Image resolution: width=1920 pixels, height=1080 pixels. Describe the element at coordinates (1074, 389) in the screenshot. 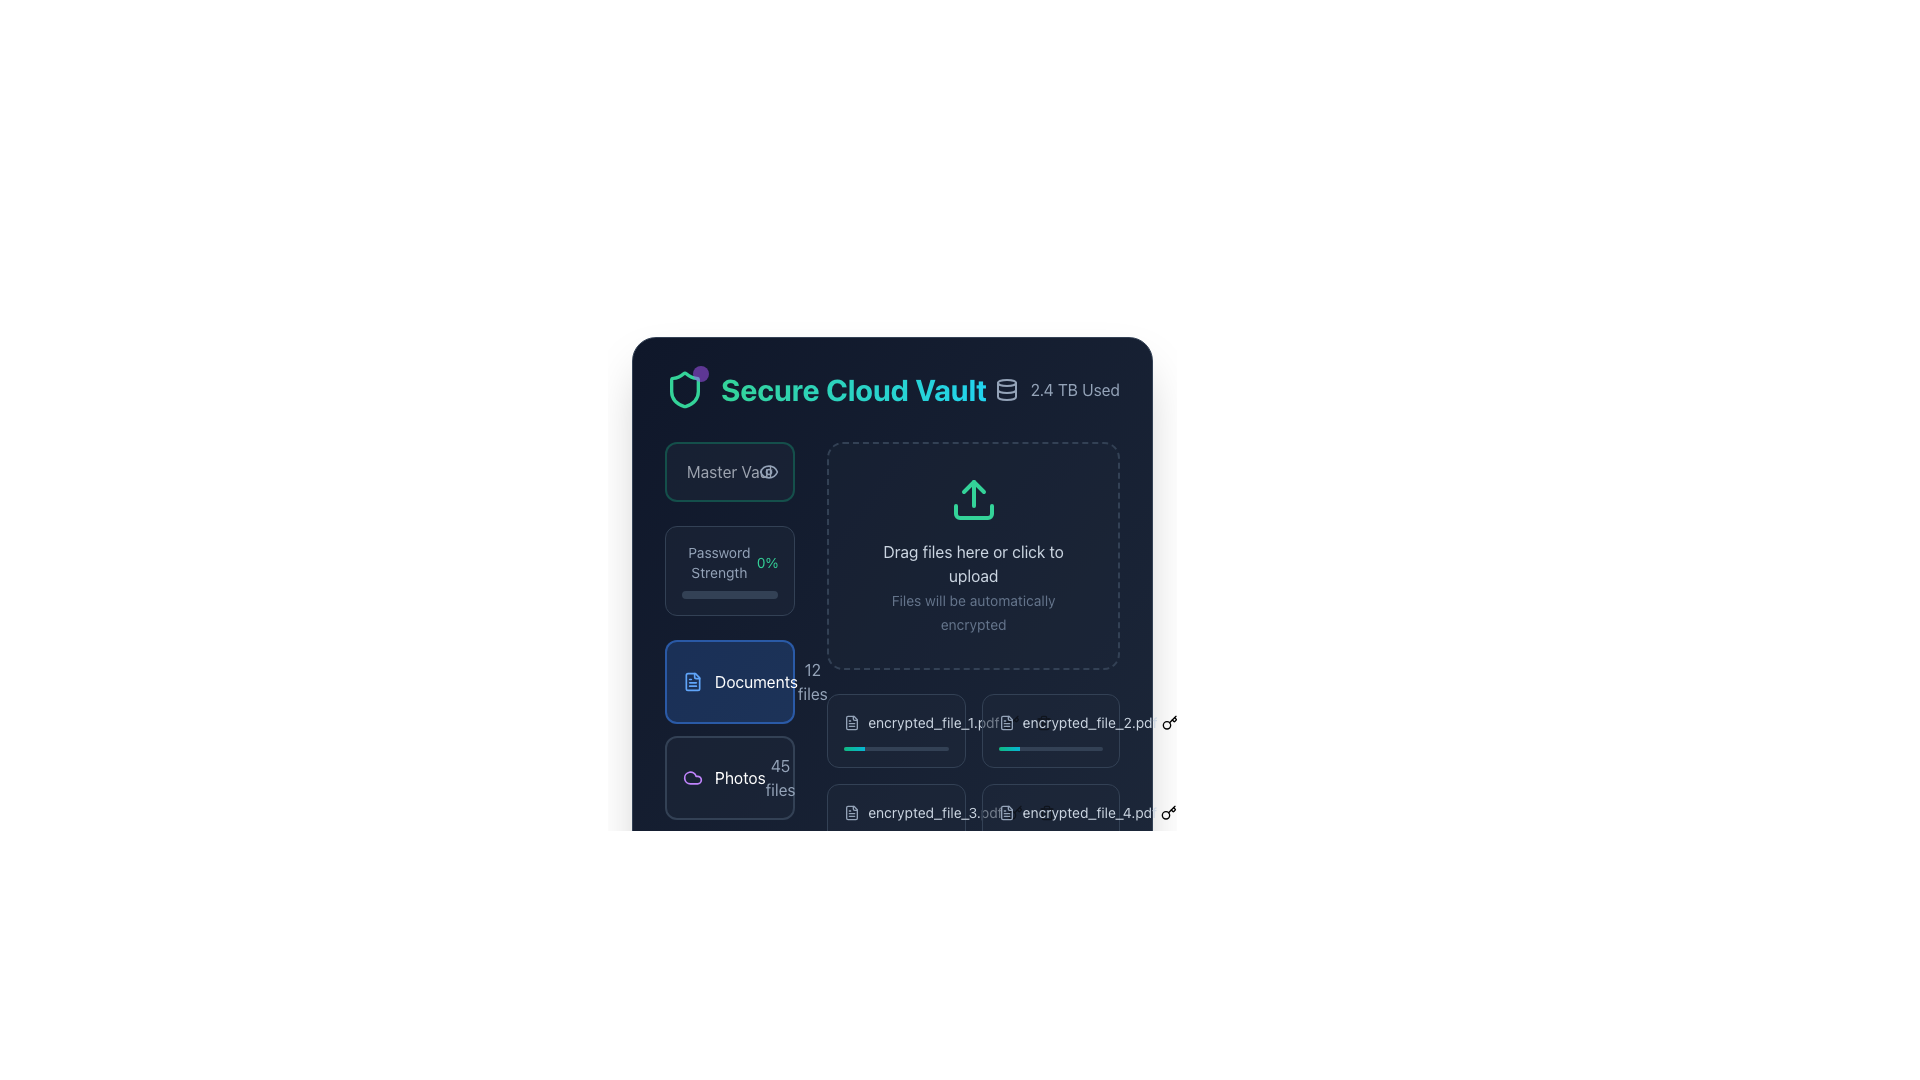

I see `the static text label displaying the amount of storage space used, located at the top-right corner of the interface` at that location.